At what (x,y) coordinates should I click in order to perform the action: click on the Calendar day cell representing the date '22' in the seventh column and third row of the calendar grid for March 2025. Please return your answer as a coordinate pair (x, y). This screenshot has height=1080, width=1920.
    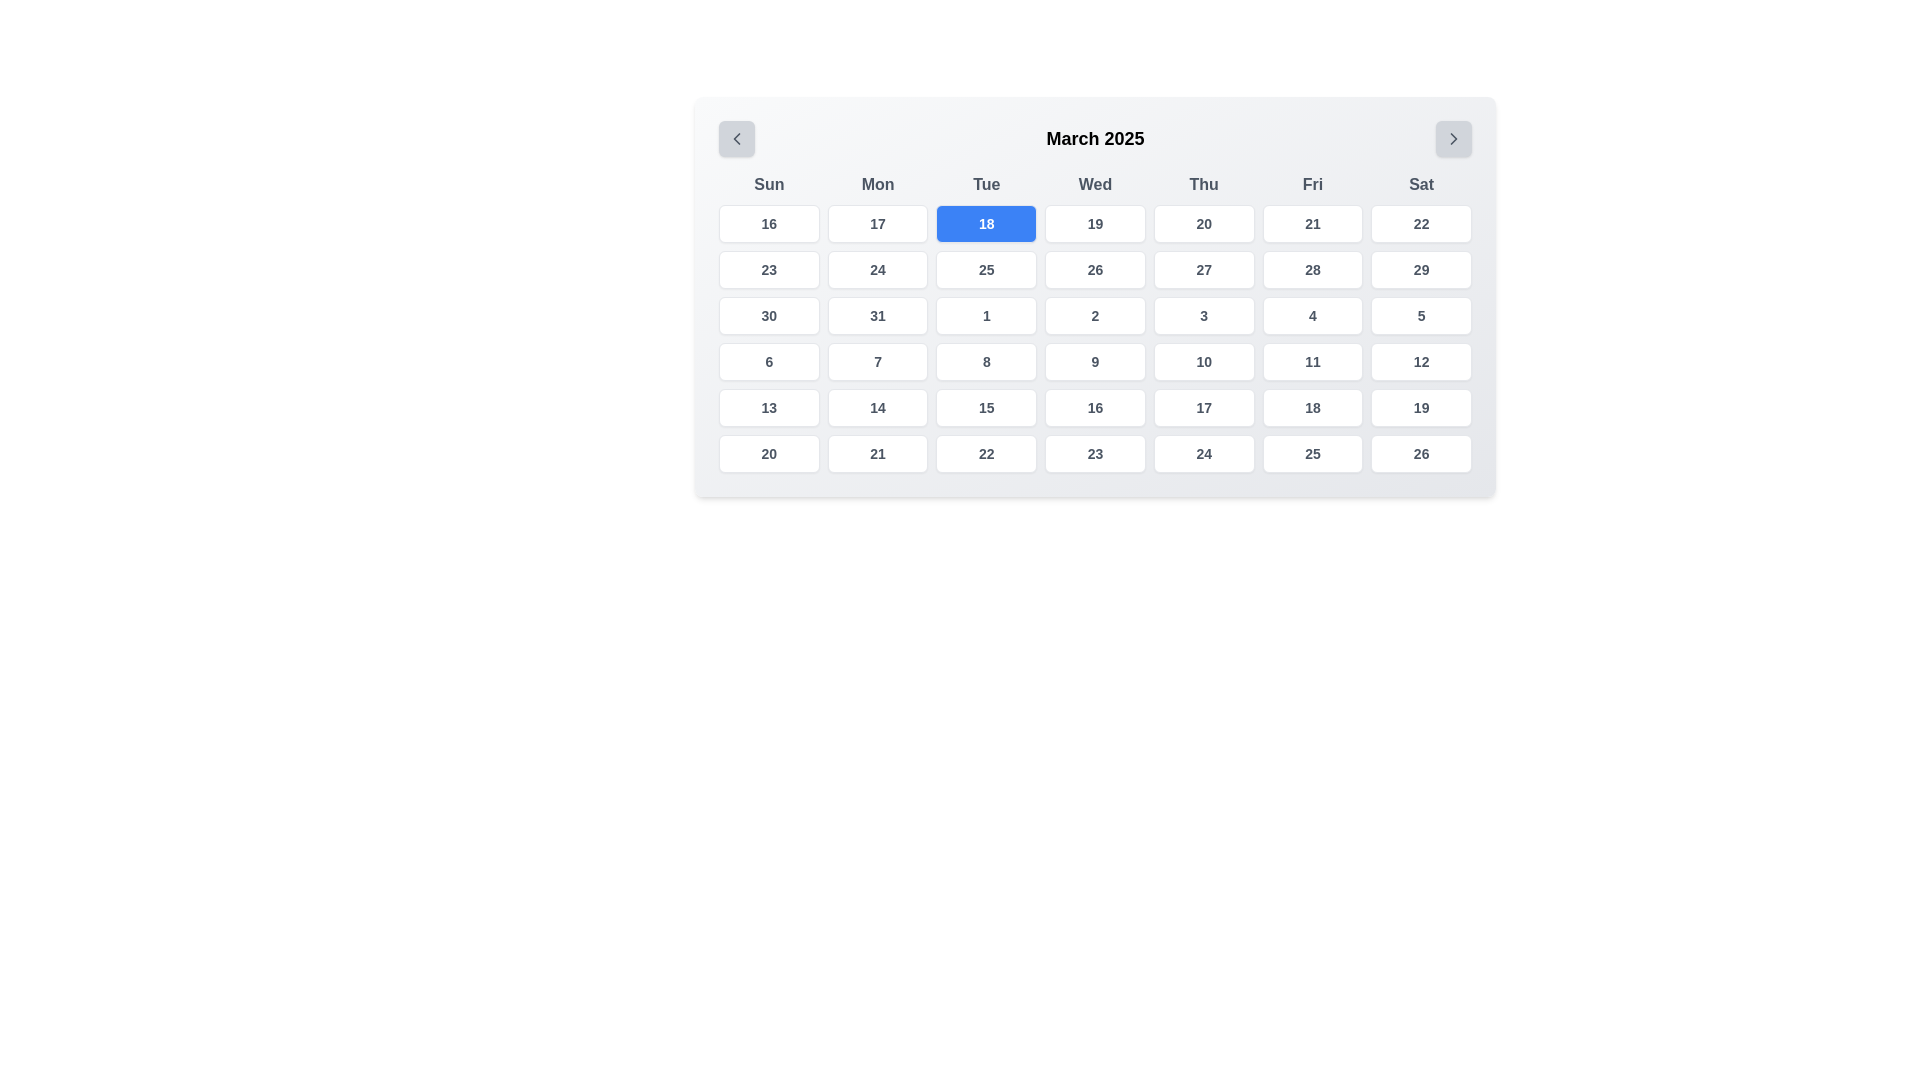
    Looking at the image, I should click on (1420, 223).